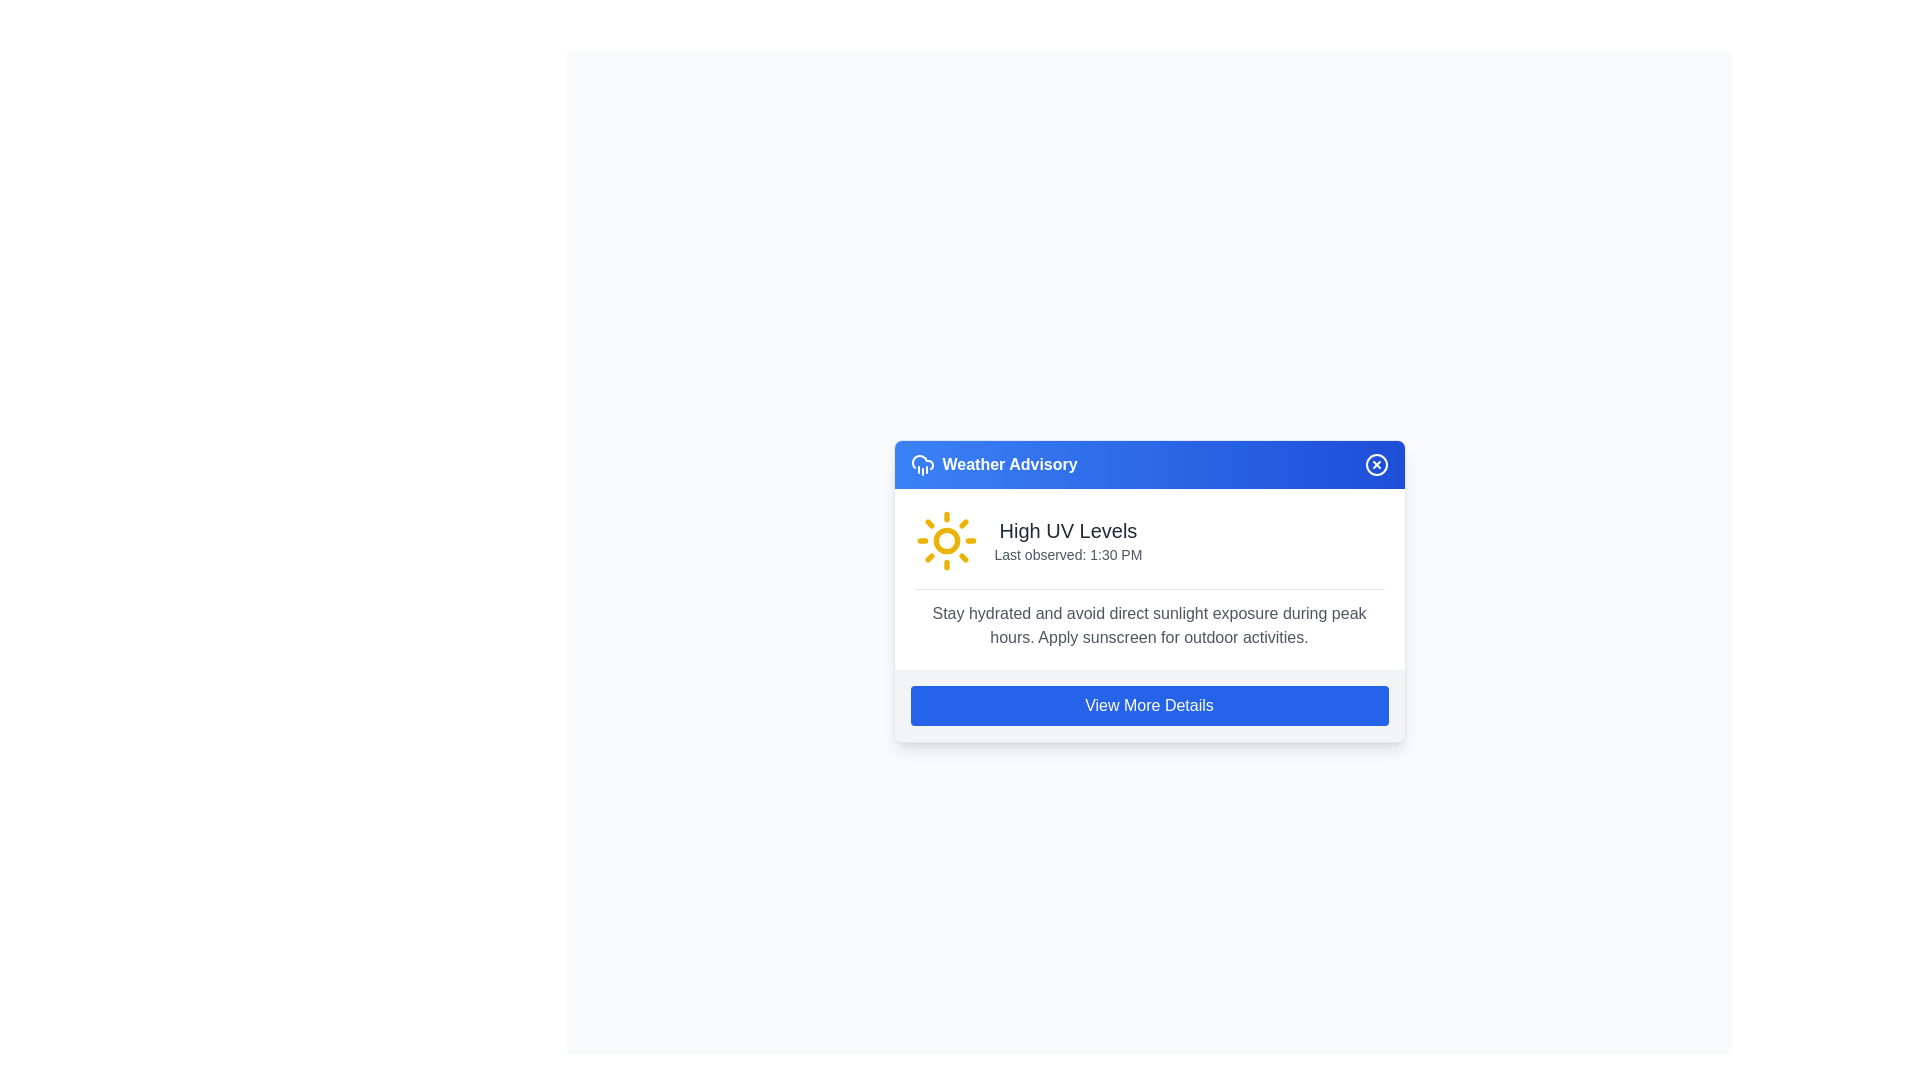 This screenshot has width=1920, height=1080. Describe the element at coordinates (1375, 464) in the screenshot. I see `the circular button with an 'X' icon, styled with a blue background, located at the top-right corner of the 'Weather Advisory' notification` at that location.